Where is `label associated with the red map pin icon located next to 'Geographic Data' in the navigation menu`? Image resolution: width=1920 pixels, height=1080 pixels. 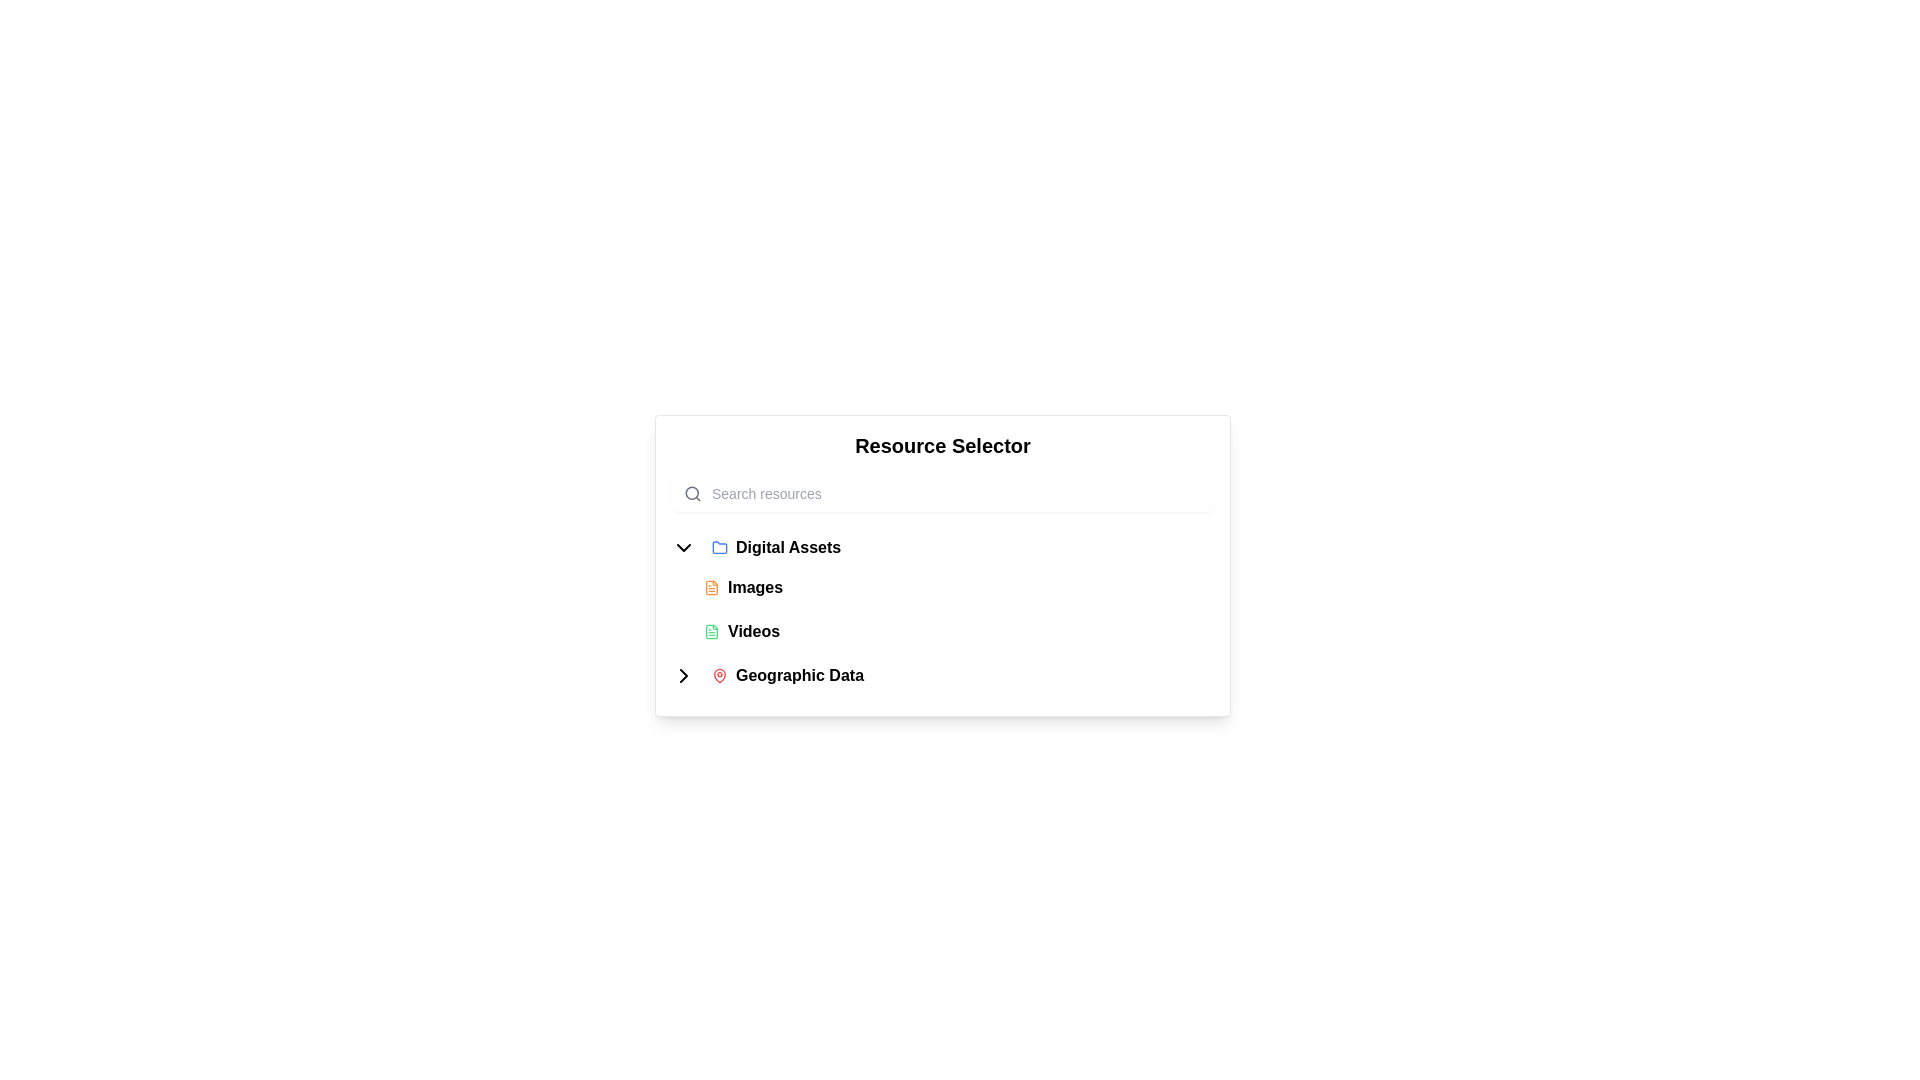
label associated with the red map pin icon located next to 'Geographic Data' in the navigation menu is located at coordinates (720, 675).